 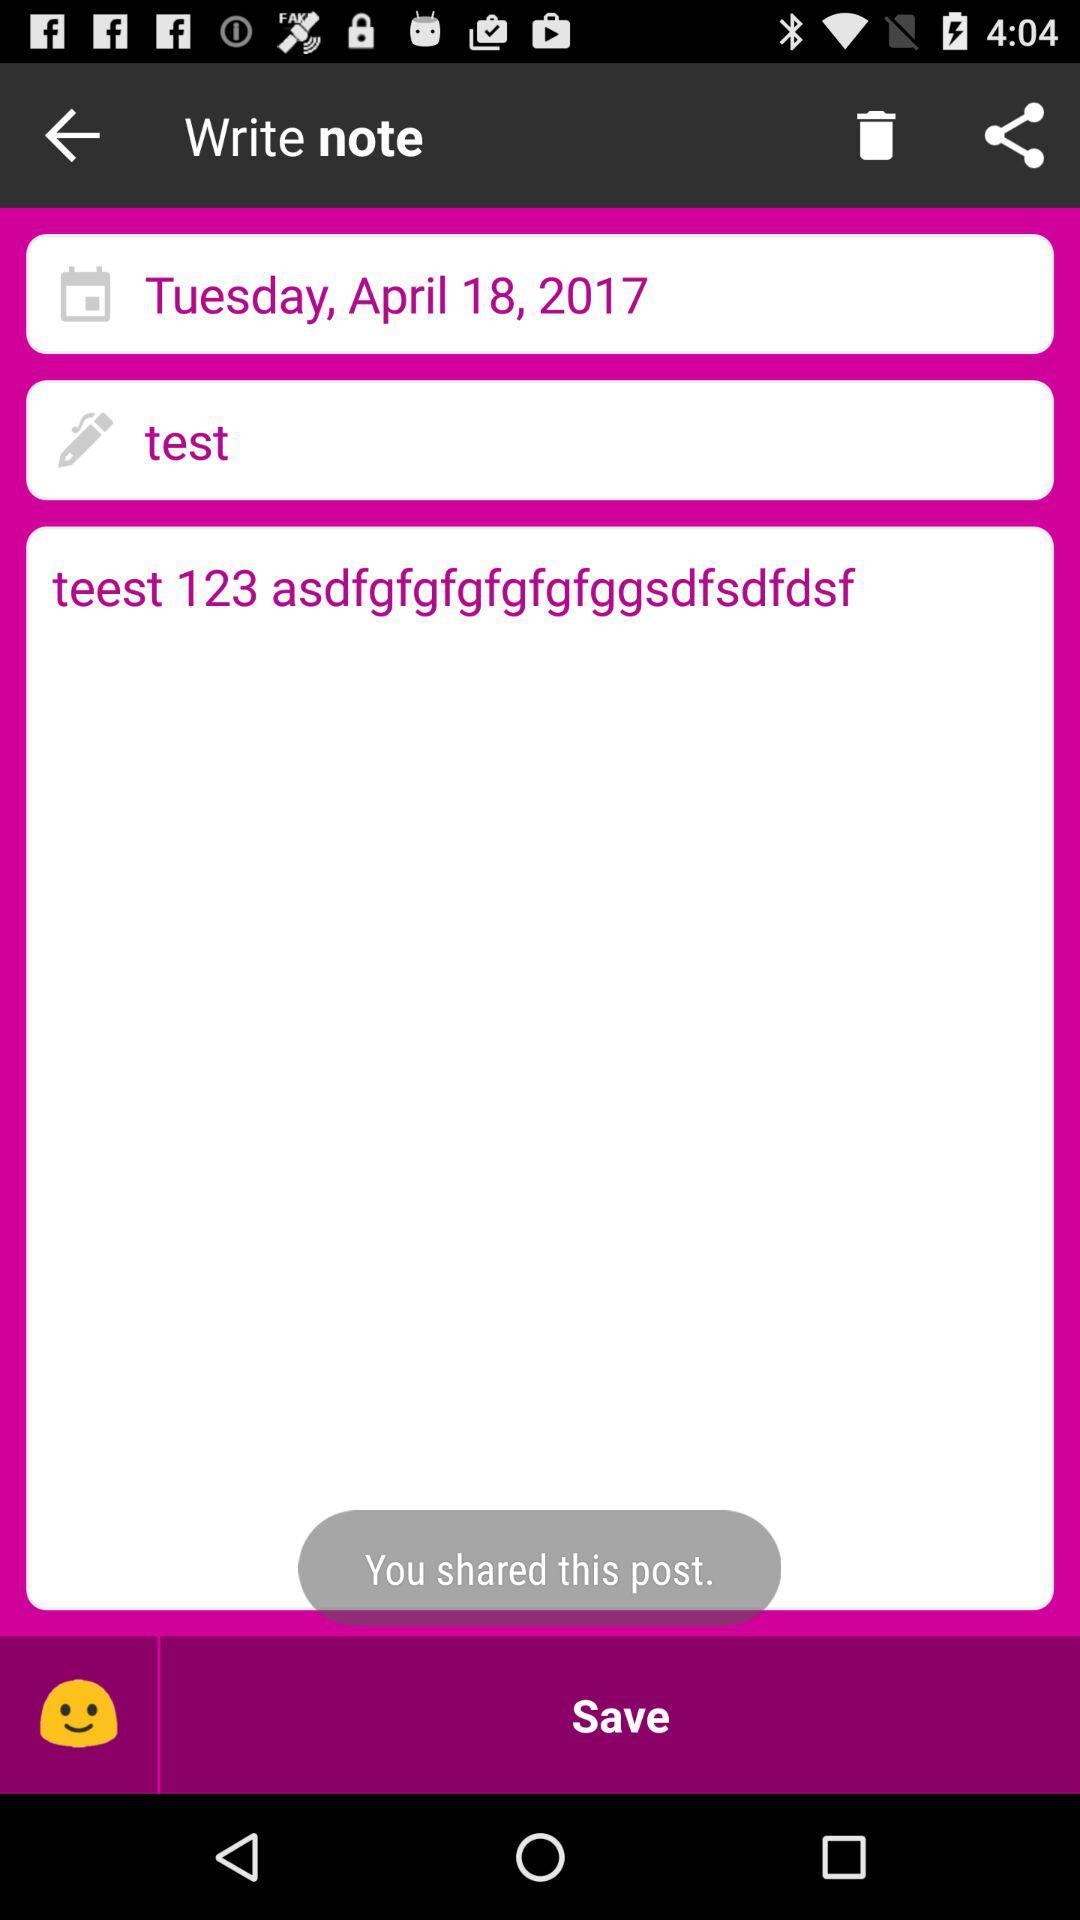 What do you see at coordinates (84, 313) in the screenshot?
I see `the date_range icon` at bounding box center [84, 313].